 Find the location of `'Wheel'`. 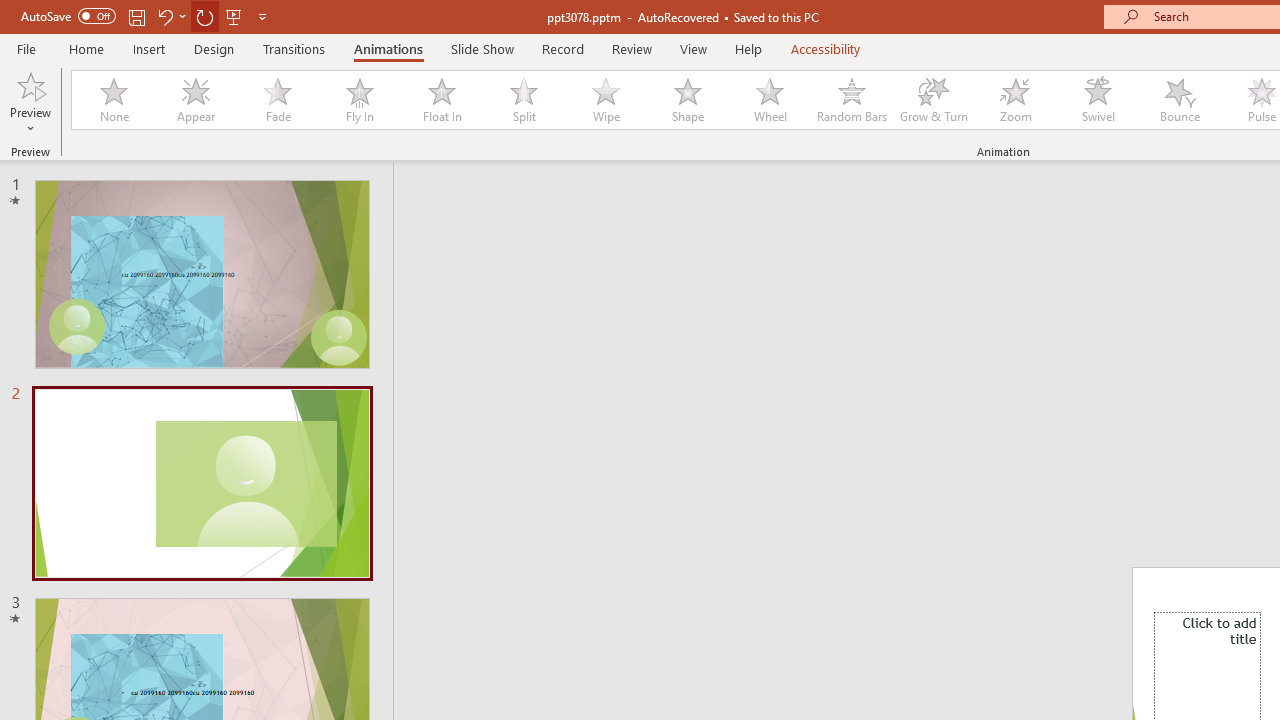

'Wheel' is located at coordinates (769, 100).